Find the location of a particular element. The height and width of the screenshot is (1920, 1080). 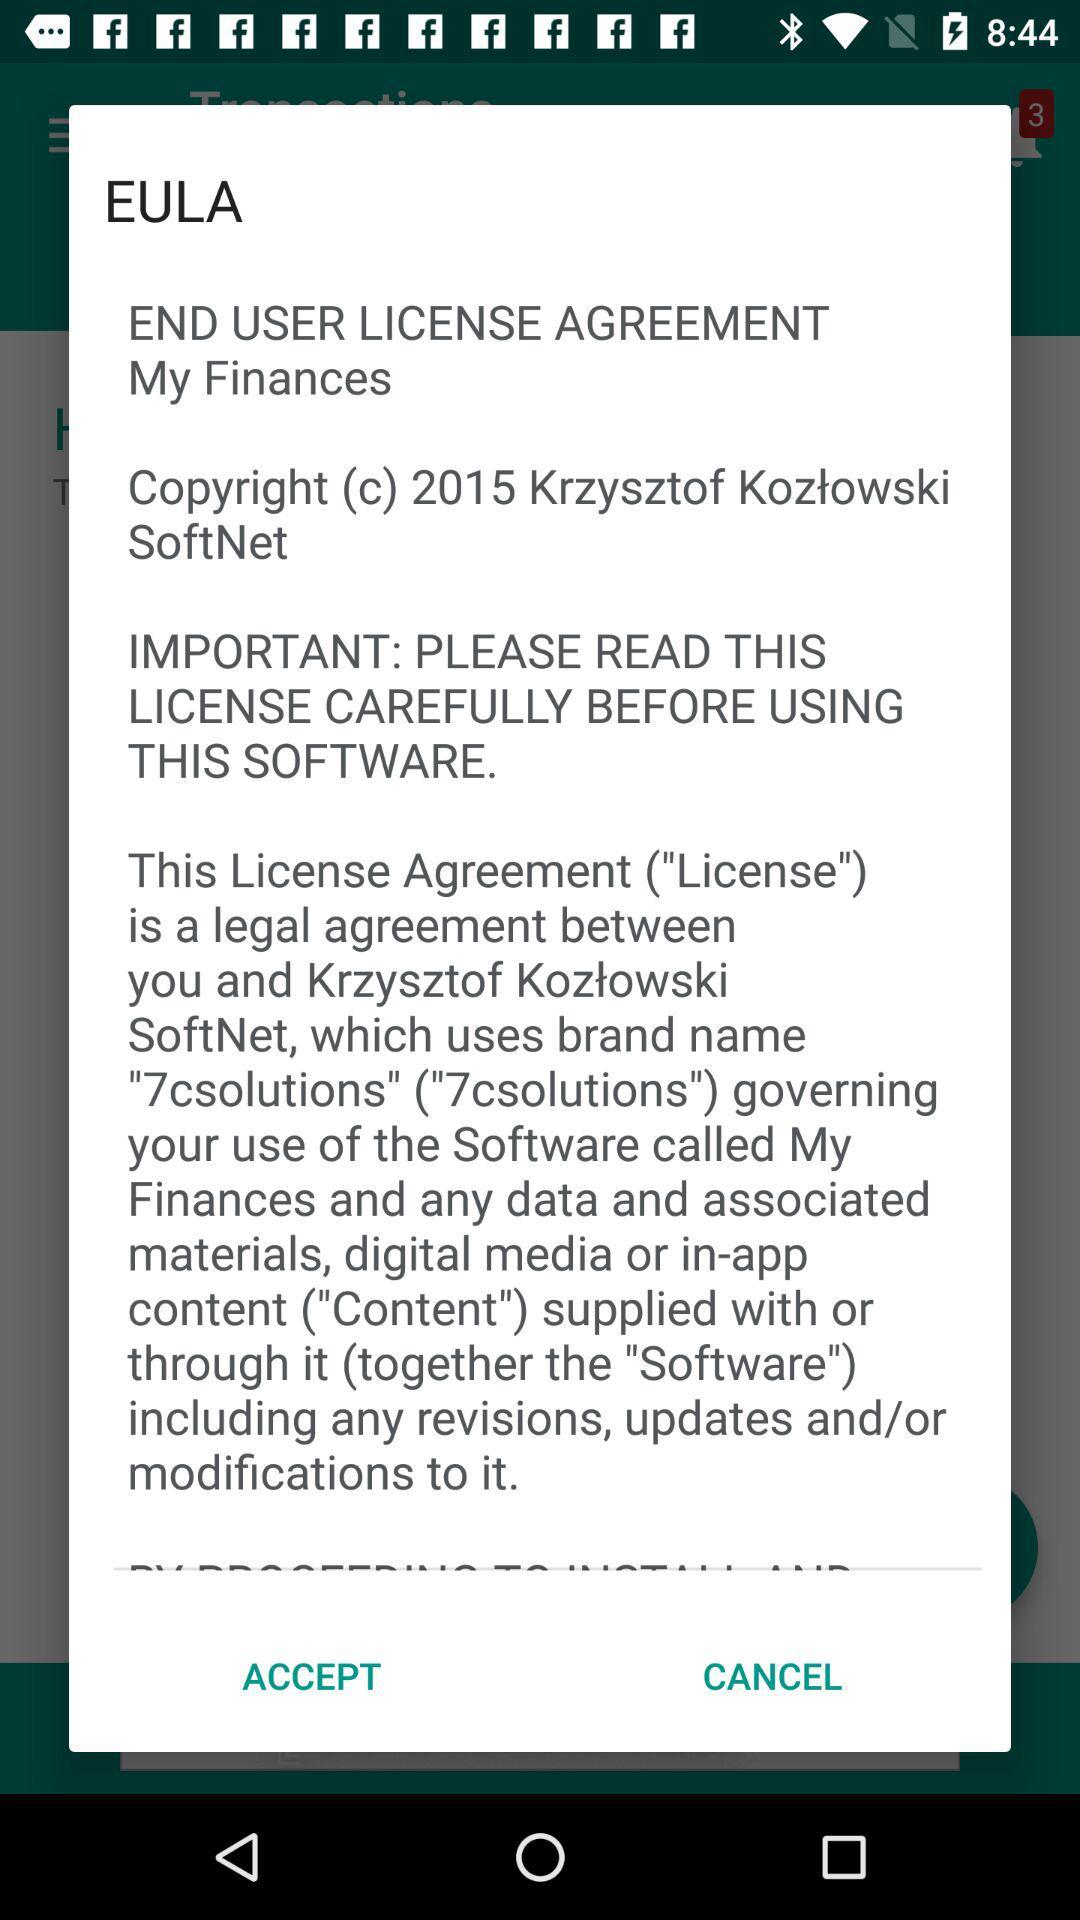

the item next to cancel icon is located at coordinates (312, 1675).